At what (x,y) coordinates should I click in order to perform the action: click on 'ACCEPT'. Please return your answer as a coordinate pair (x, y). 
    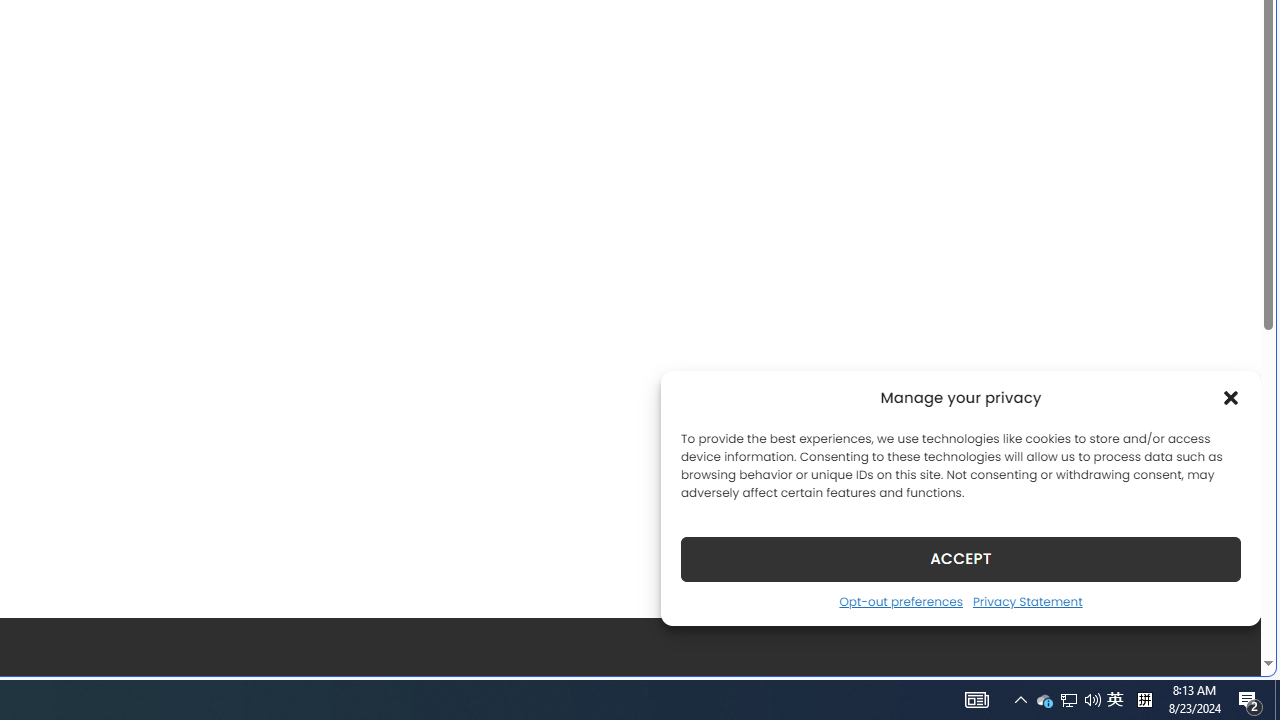
    Looking at the image, I should click on (961, 558).